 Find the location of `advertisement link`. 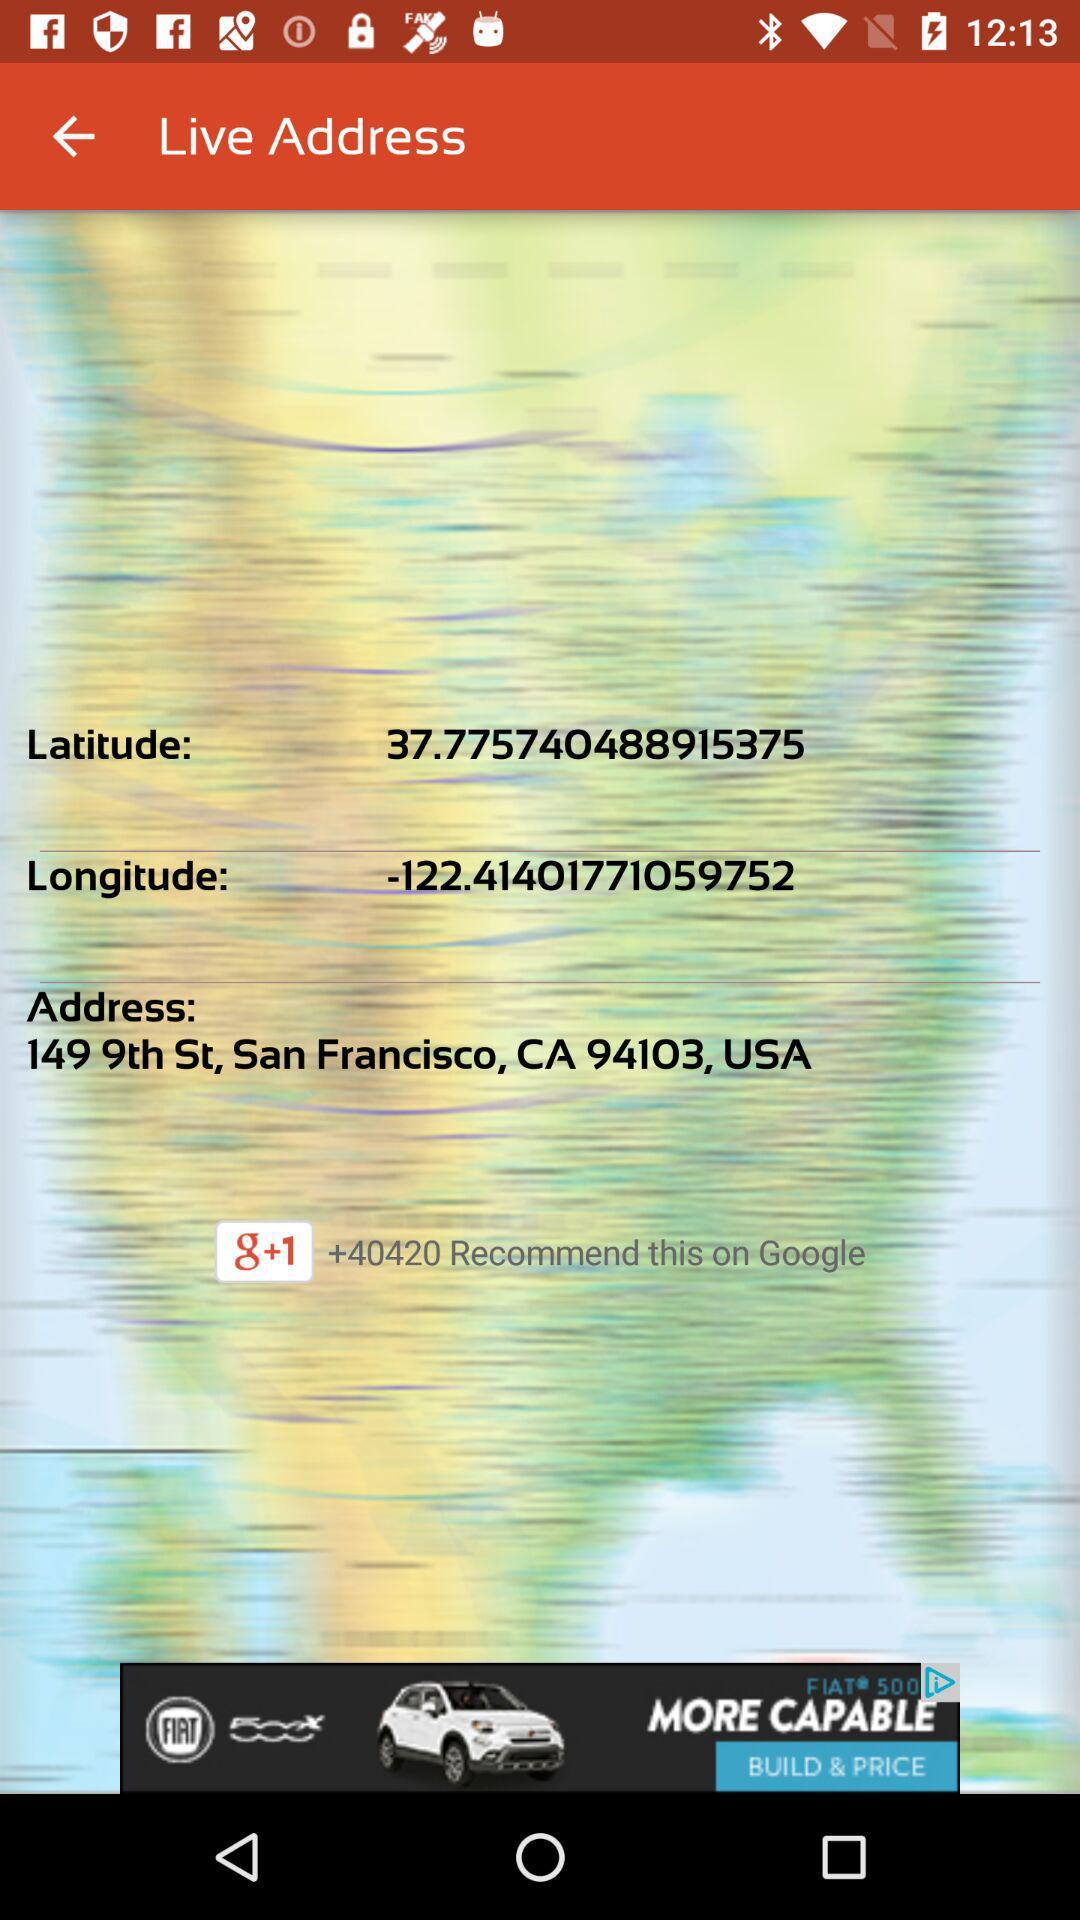

advertisement link is located at coordinates (540, 1727).